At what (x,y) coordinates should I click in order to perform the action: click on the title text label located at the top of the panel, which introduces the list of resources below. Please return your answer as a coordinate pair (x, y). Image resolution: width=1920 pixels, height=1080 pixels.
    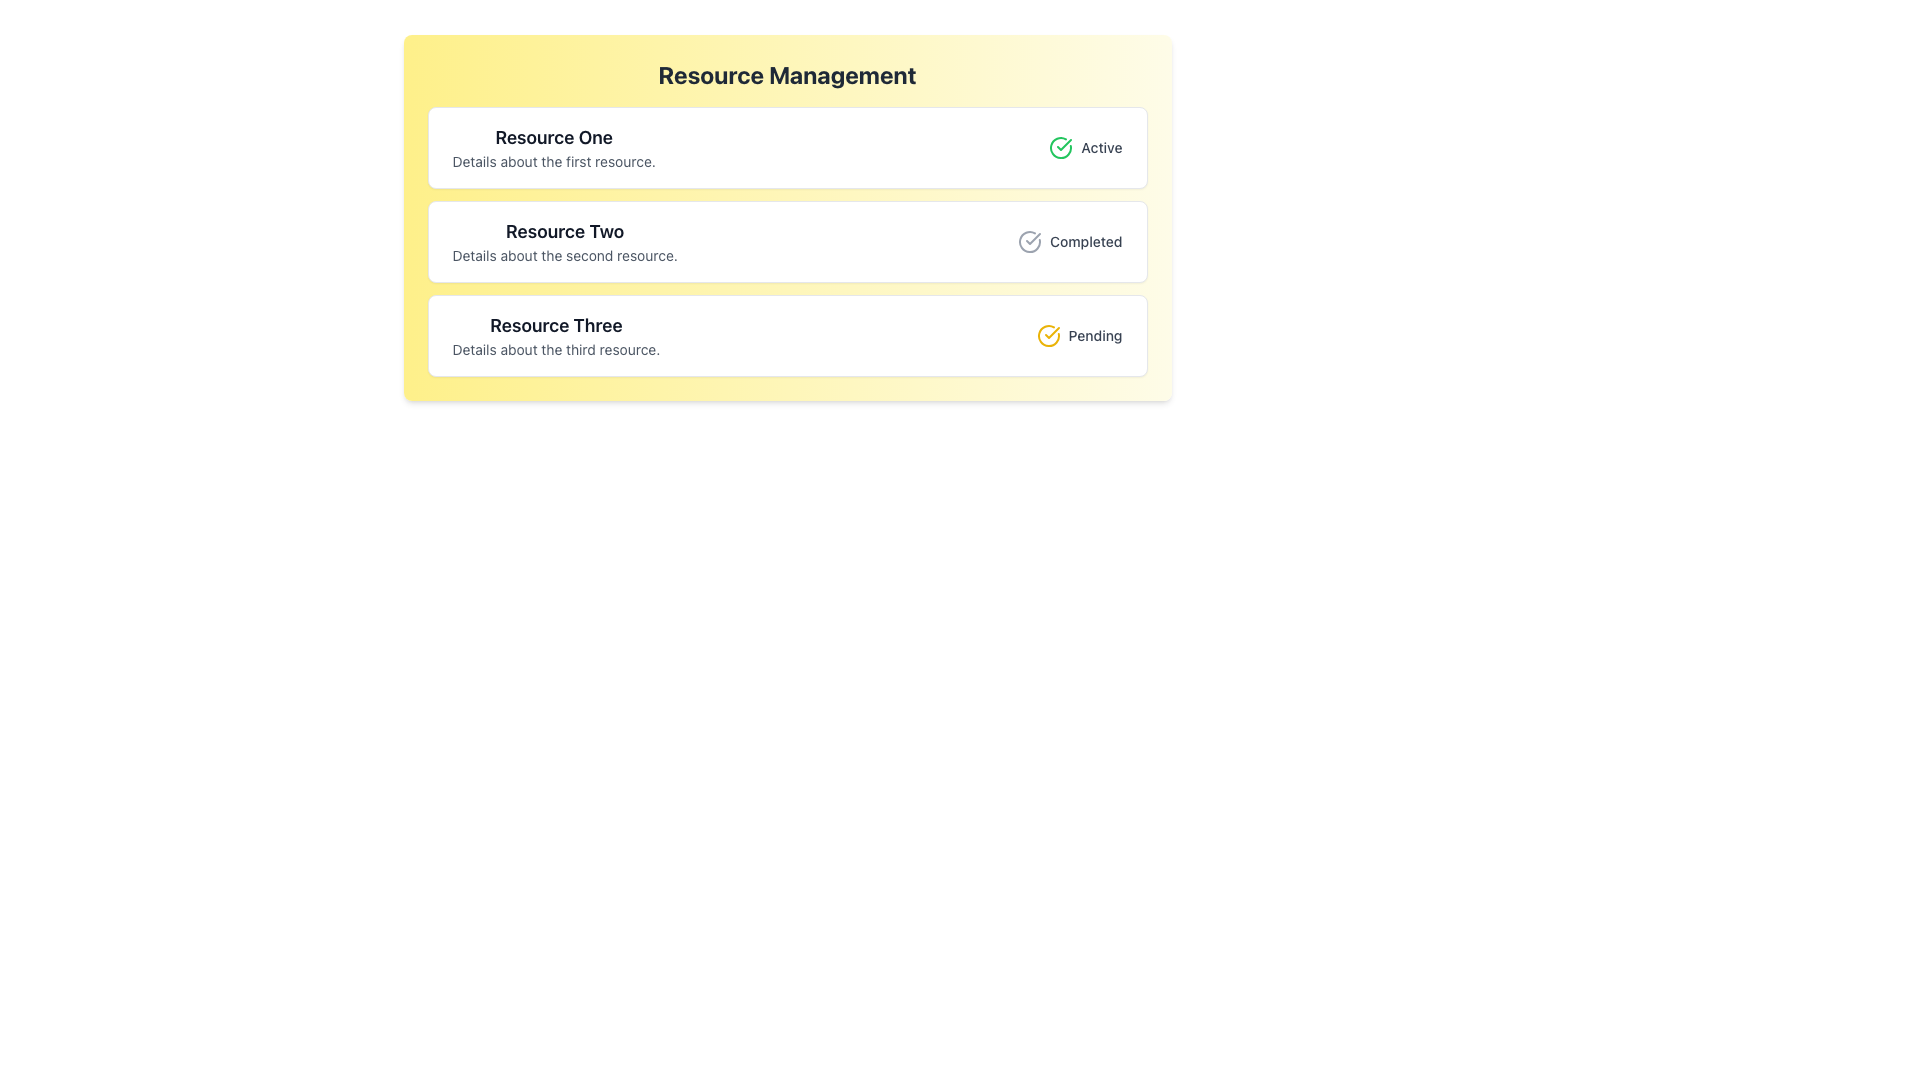
    Looking at the image, I should click on (786, 73).